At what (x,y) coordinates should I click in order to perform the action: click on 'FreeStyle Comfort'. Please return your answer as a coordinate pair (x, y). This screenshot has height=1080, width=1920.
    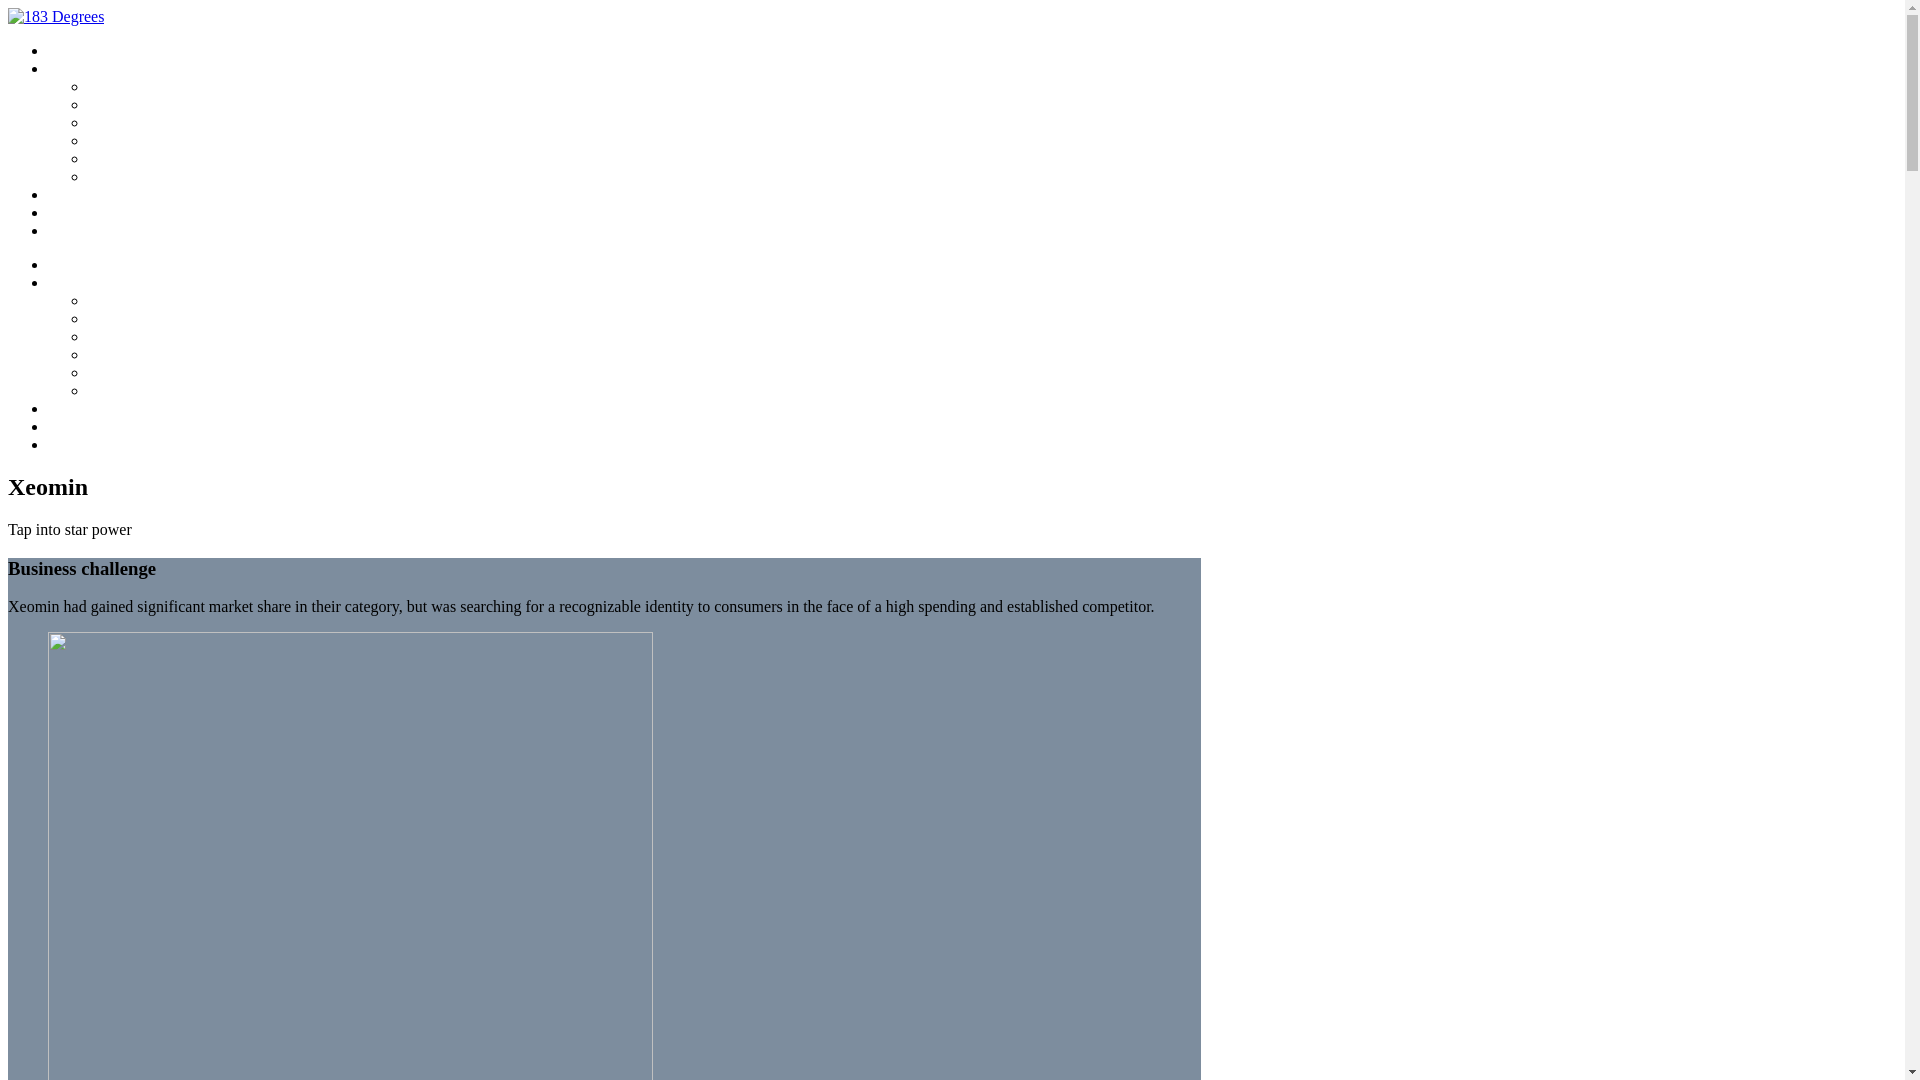
    Looking at the image, I should click on (143, 353).